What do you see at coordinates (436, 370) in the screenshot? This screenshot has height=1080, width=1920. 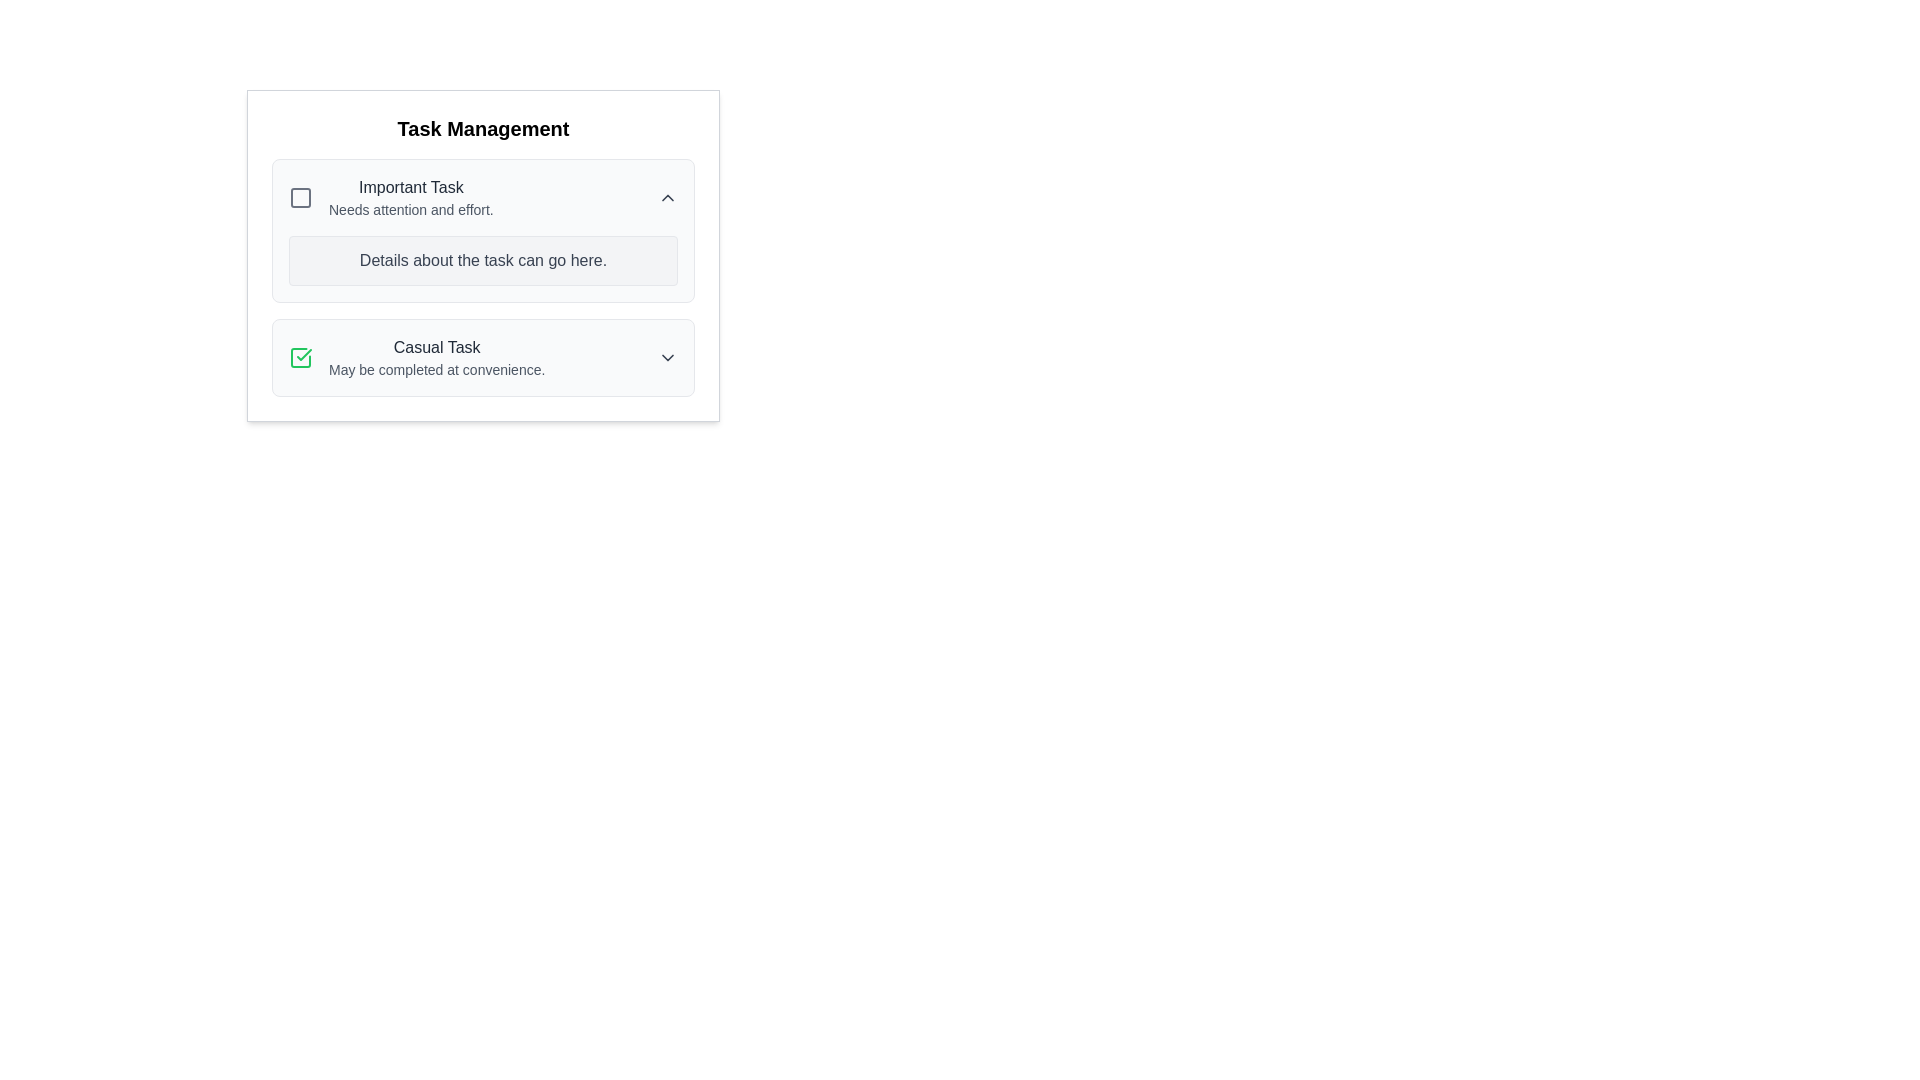 I see `text label providing additional details about the task titled 'Casual Task', which indicates its optional and non-urgent nature, located beneath the title within the task management card` at bounding box center [436, 370].